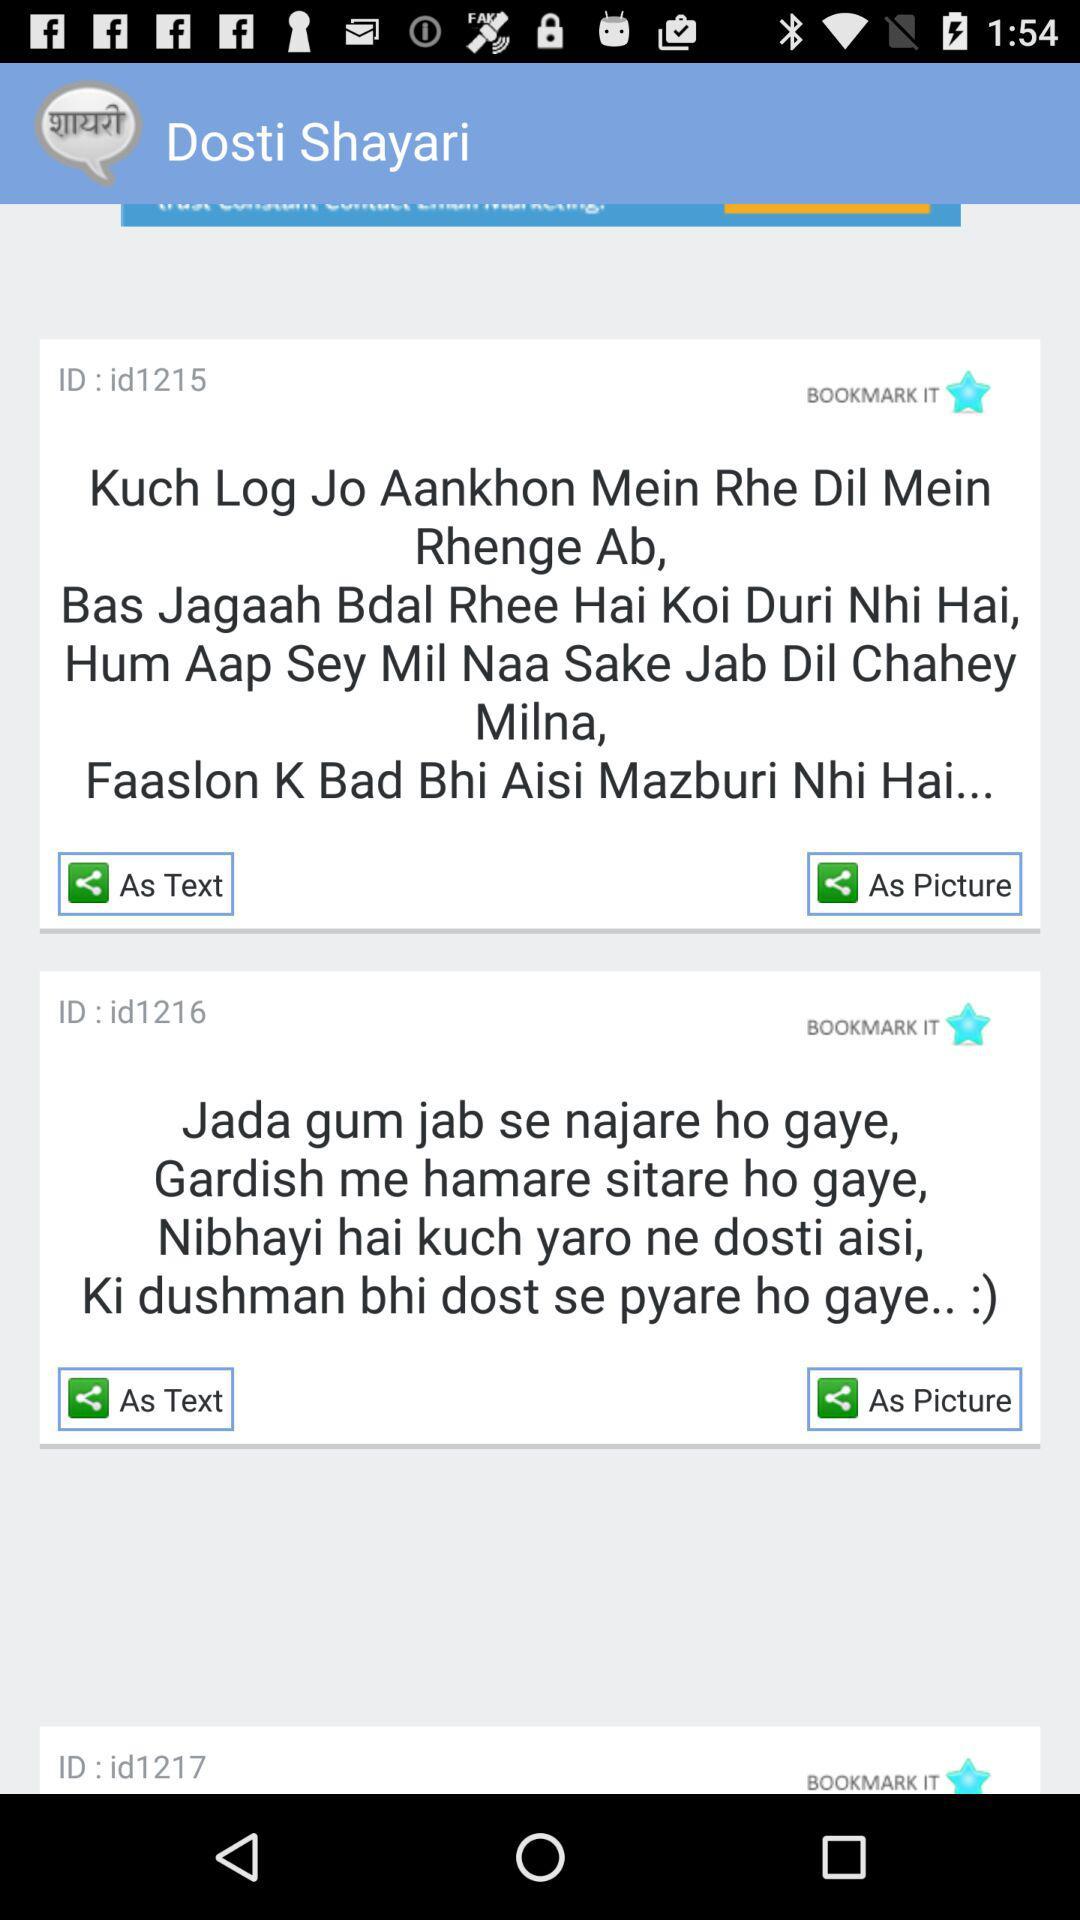 The width and height of the screenshot is (1080, 1920). What do you see at coordinates (907, 391) in the screenshot?
I see `marks as bookmark` at bounding box center [907, 391].